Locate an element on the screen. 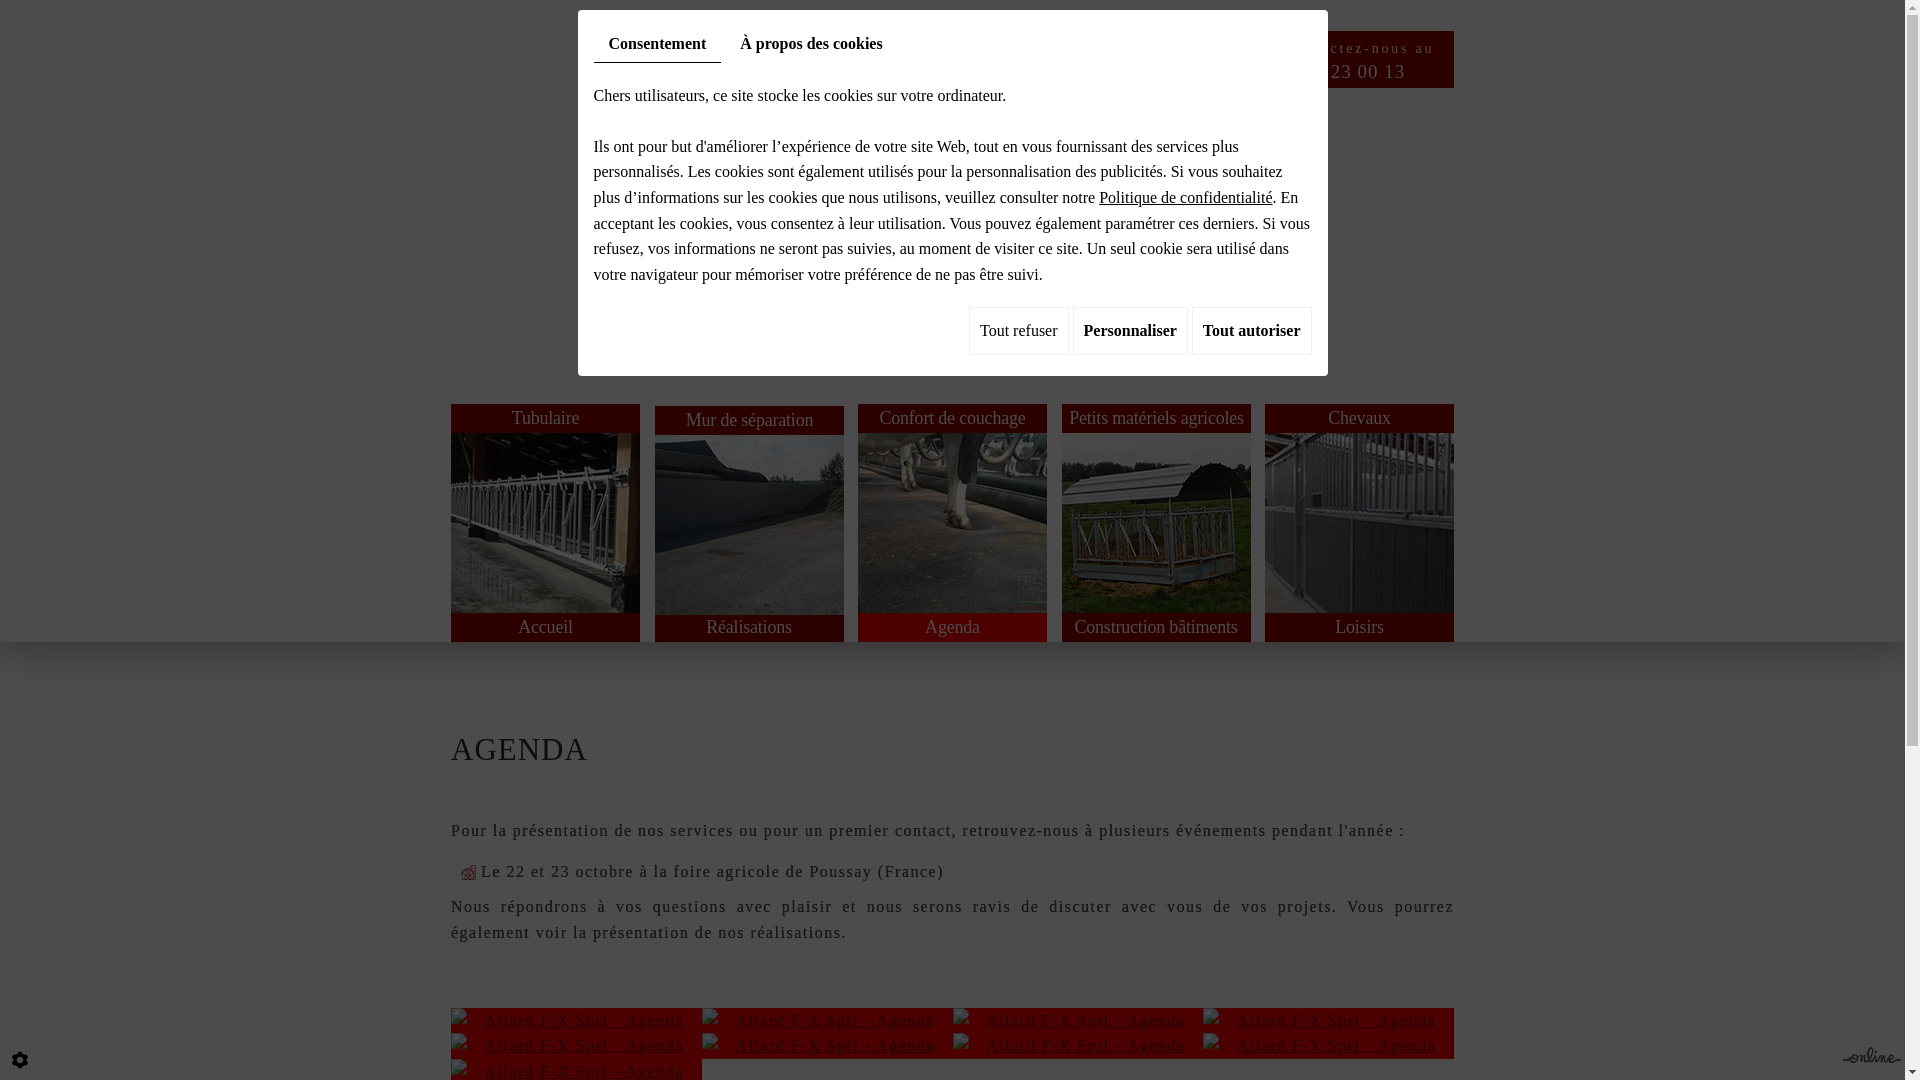  'Tubulaire' is located at coordinates (545, 507).